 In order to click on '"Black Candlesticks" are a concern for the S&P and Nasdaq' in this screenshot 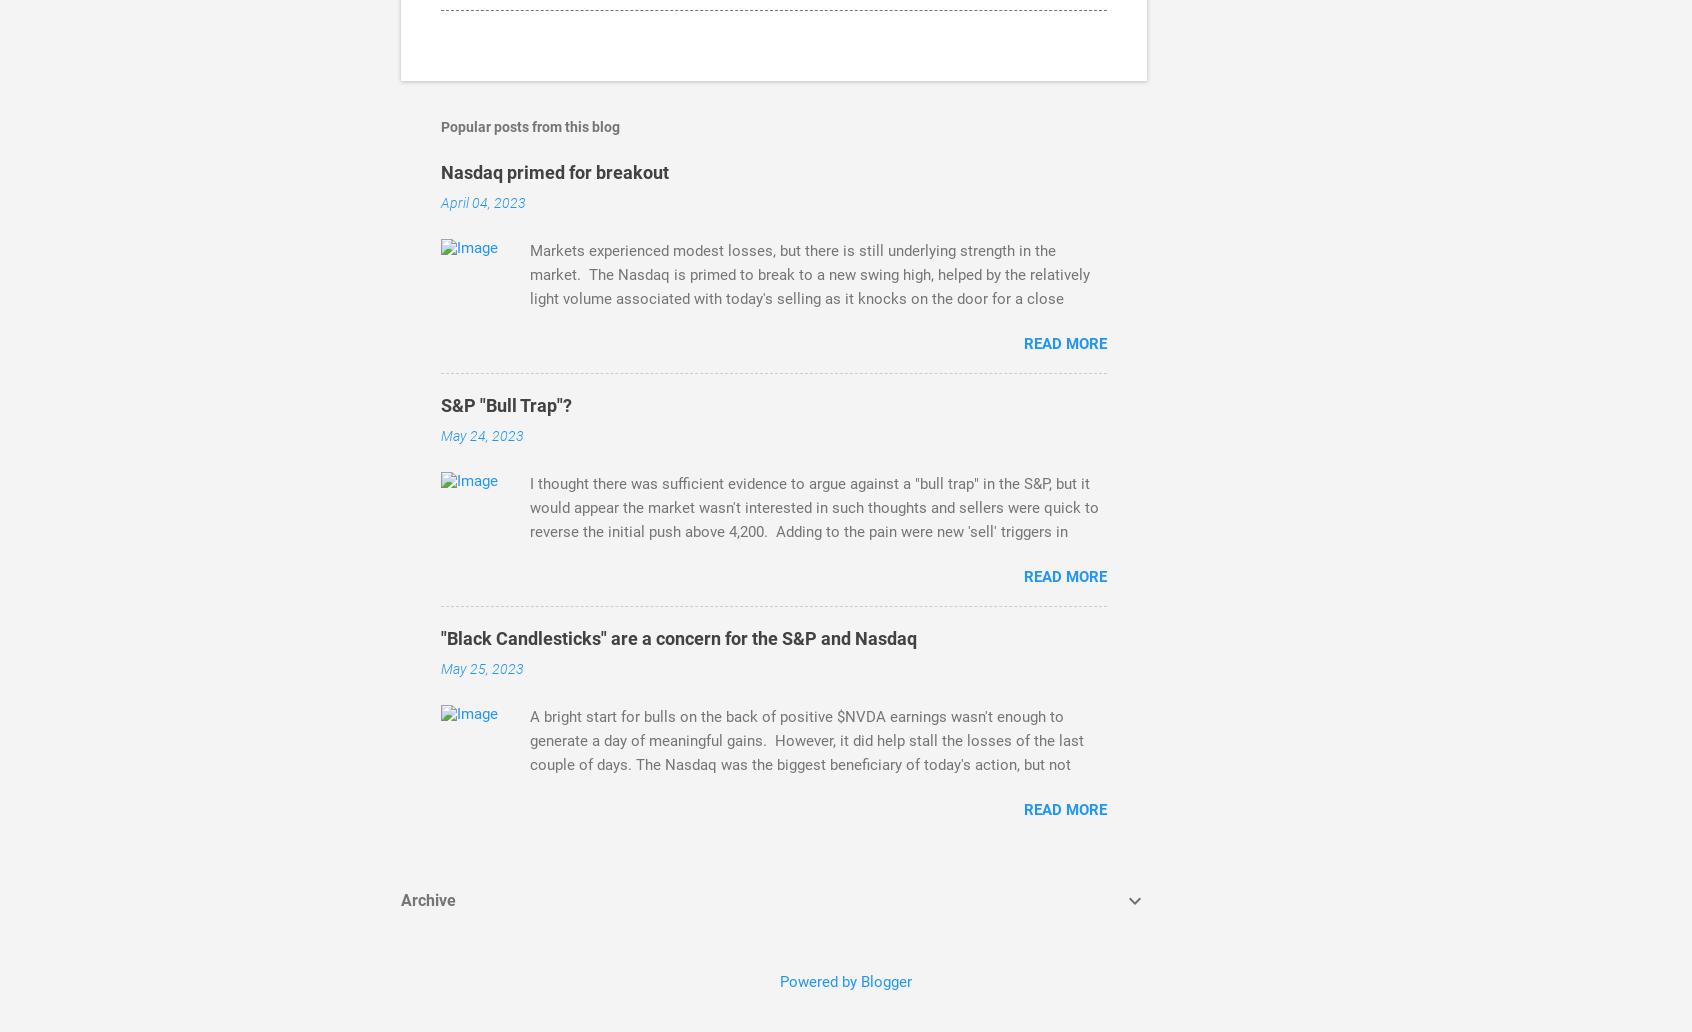, I will do `click(678, 638)`.